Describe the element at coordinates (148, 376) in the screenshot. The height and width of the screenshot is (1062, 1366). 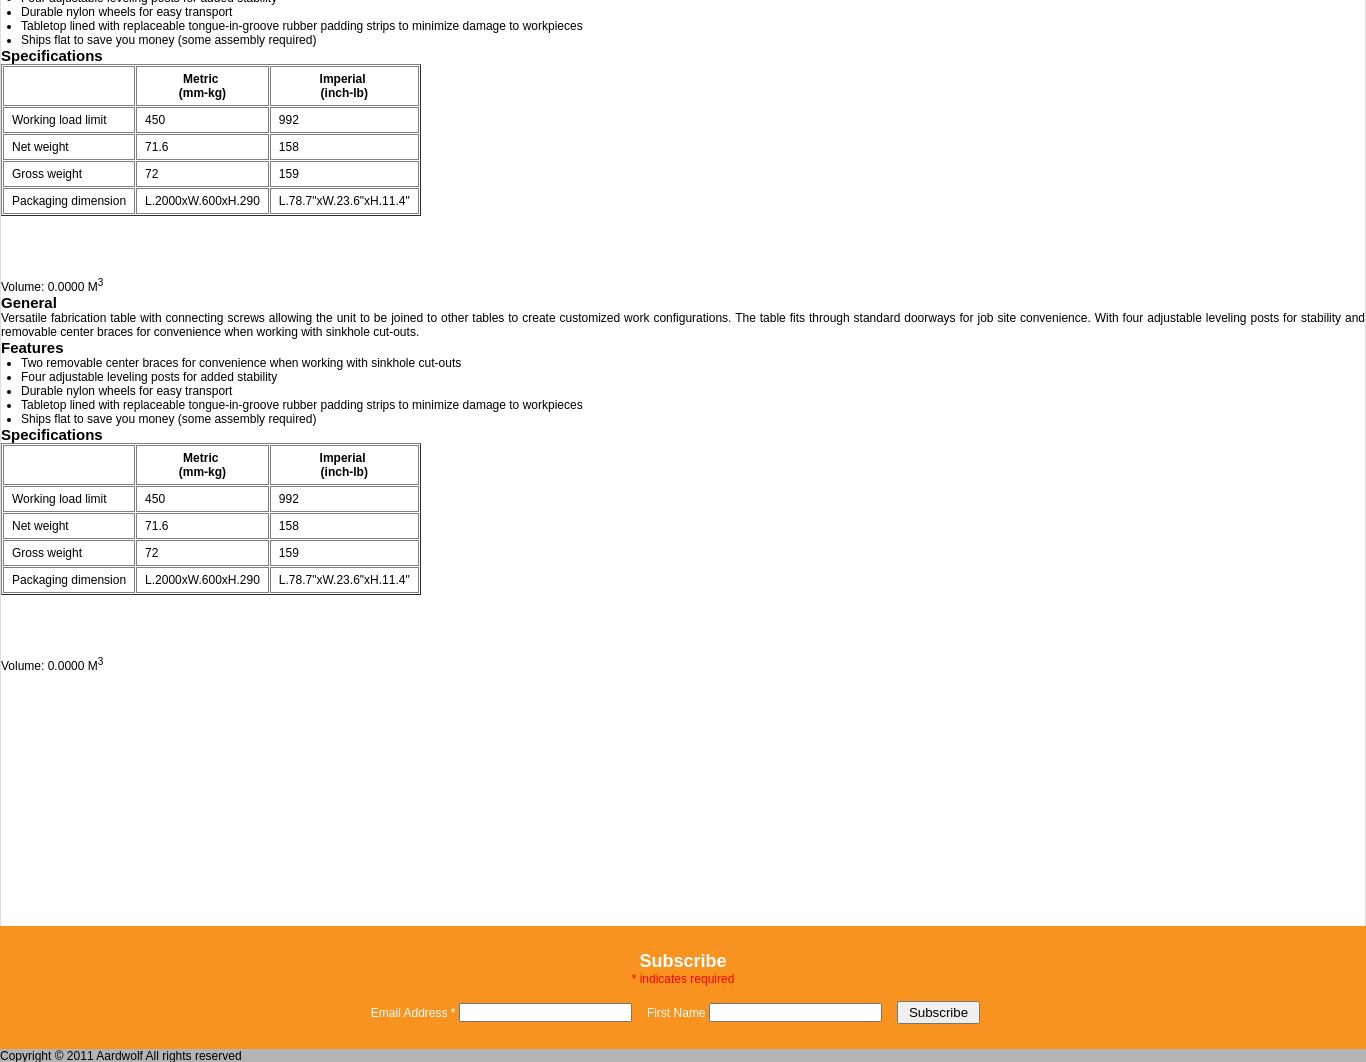
I see `'Four adjustable leveling posts for added stability'` at that location.